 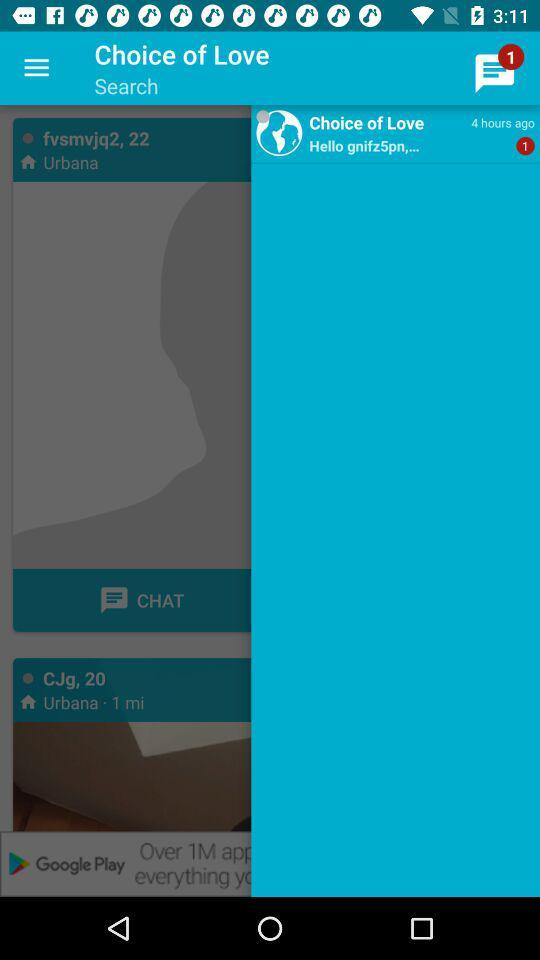 What do you see at coordinates (27, 137) in the screenshot?
I see `the dot option before fvsmvjq222 text` at bounding box center [27, 137].